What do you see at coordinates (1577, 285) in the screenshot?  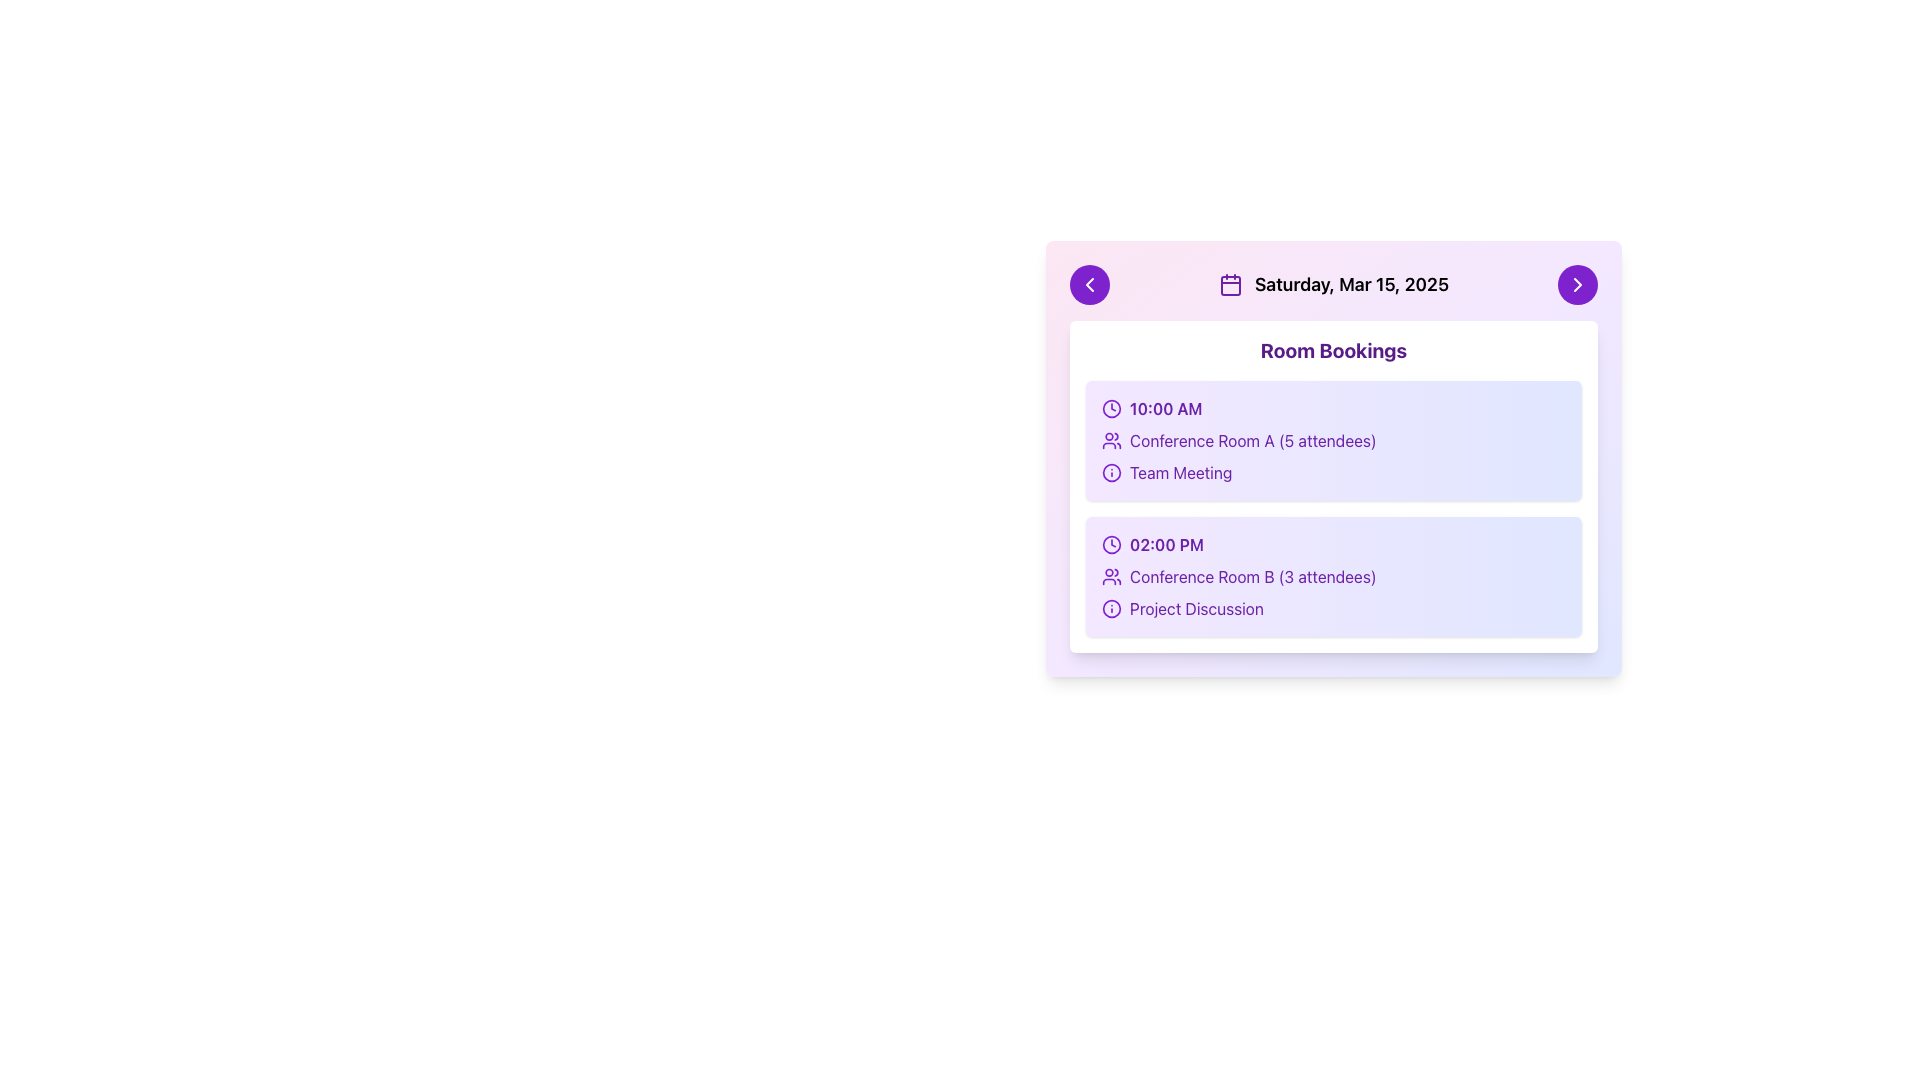 I see `the forward navigation arrow icon located in the top-right corner of the Room Bookings section` at bounding box center [1577, 285].